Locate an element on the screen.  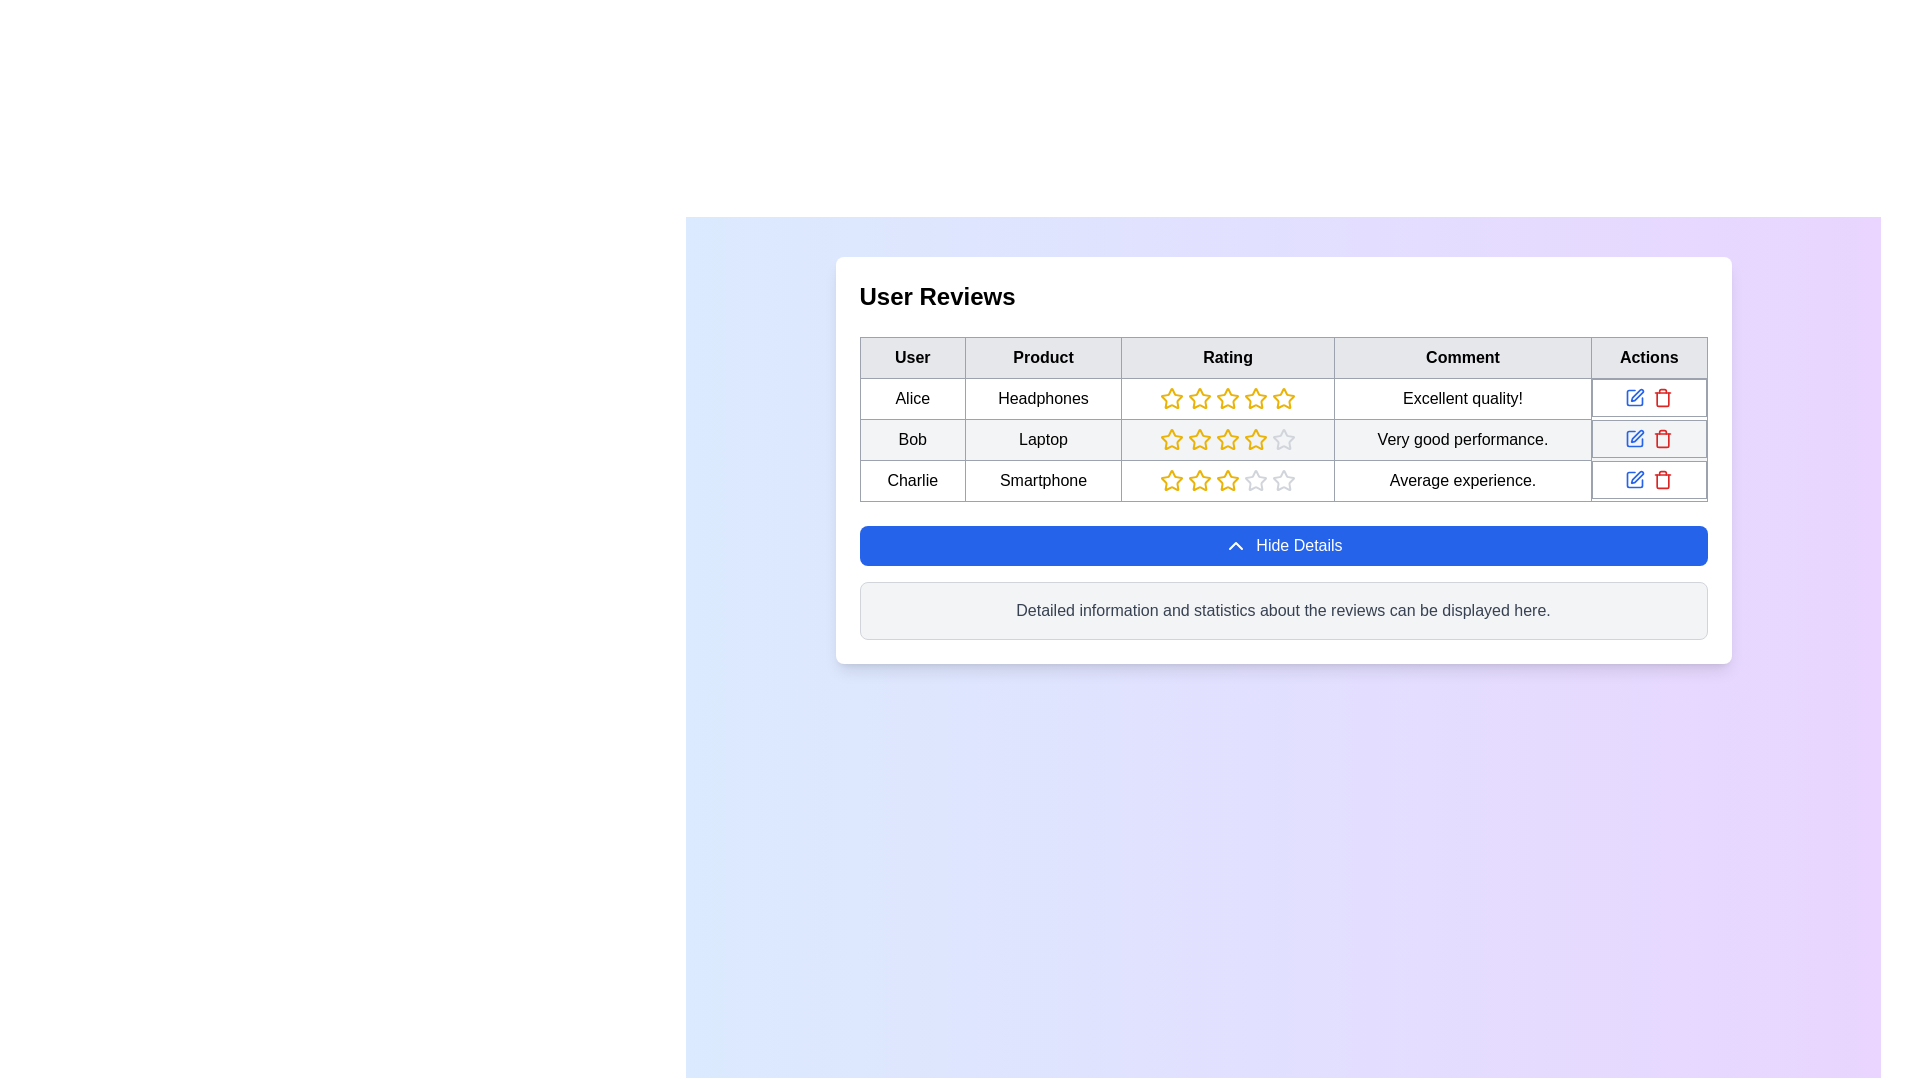
the second star icon in the third row of the rating column in the user reviews table, which is styled with a yellow outline and no fill is located at coordinates (1171, 480).